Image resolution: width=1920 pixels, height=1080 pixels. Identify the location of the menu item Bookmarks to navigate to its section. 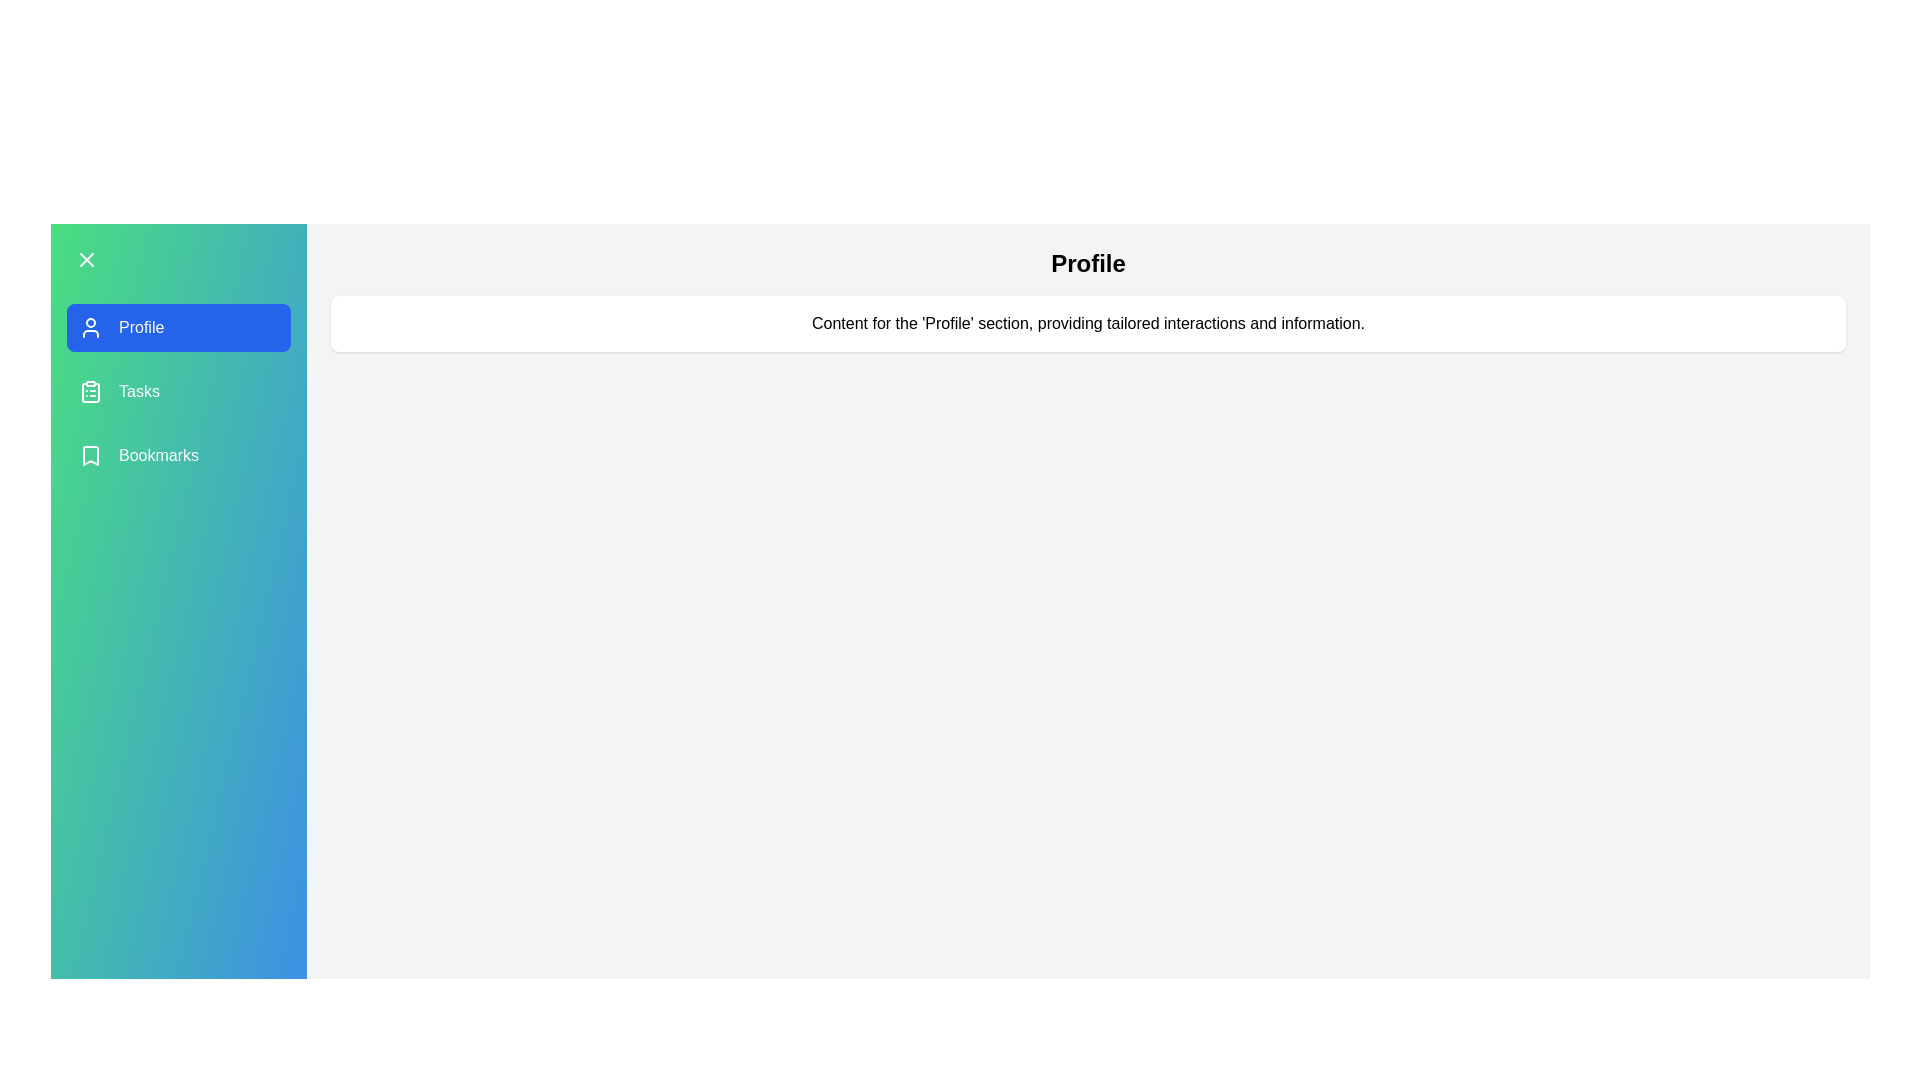
(178, 455).